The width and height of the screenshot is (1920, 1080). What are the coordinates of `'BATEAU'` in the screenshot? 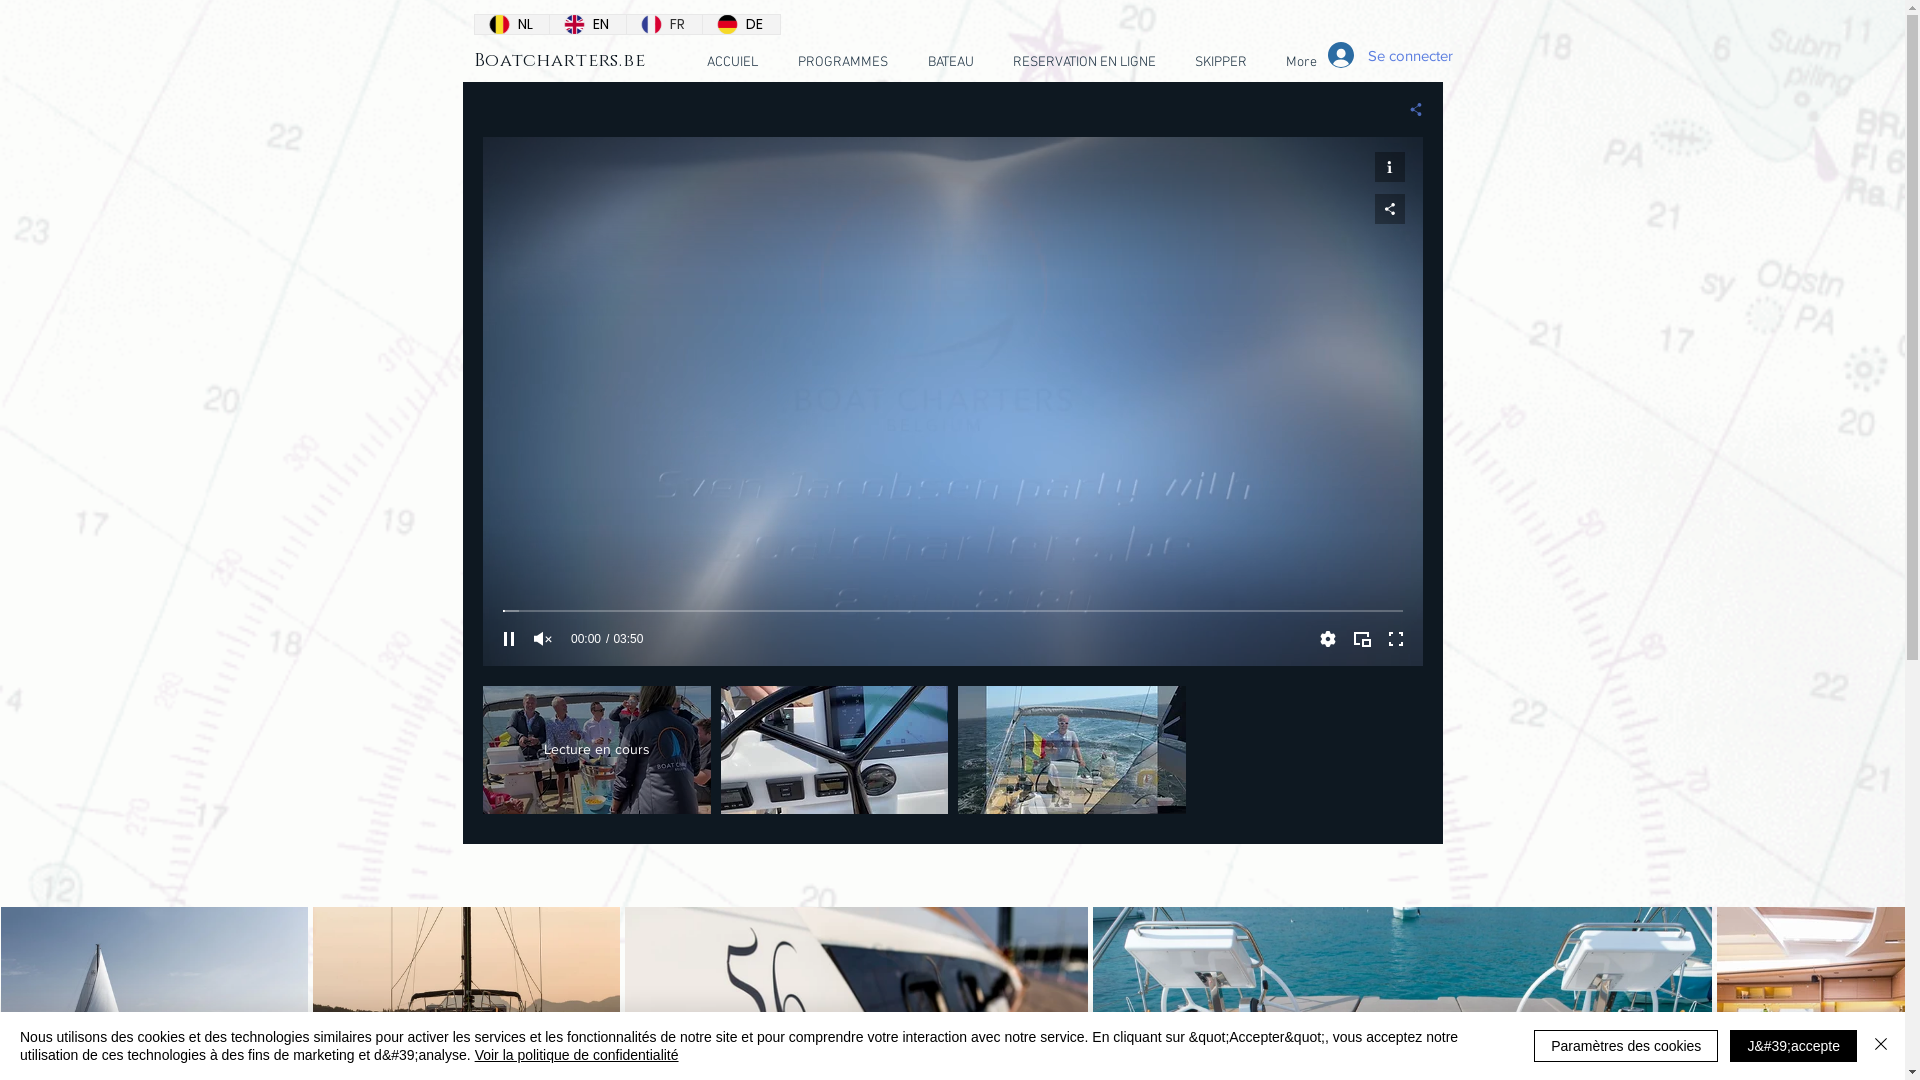 It's located at (906, 61).